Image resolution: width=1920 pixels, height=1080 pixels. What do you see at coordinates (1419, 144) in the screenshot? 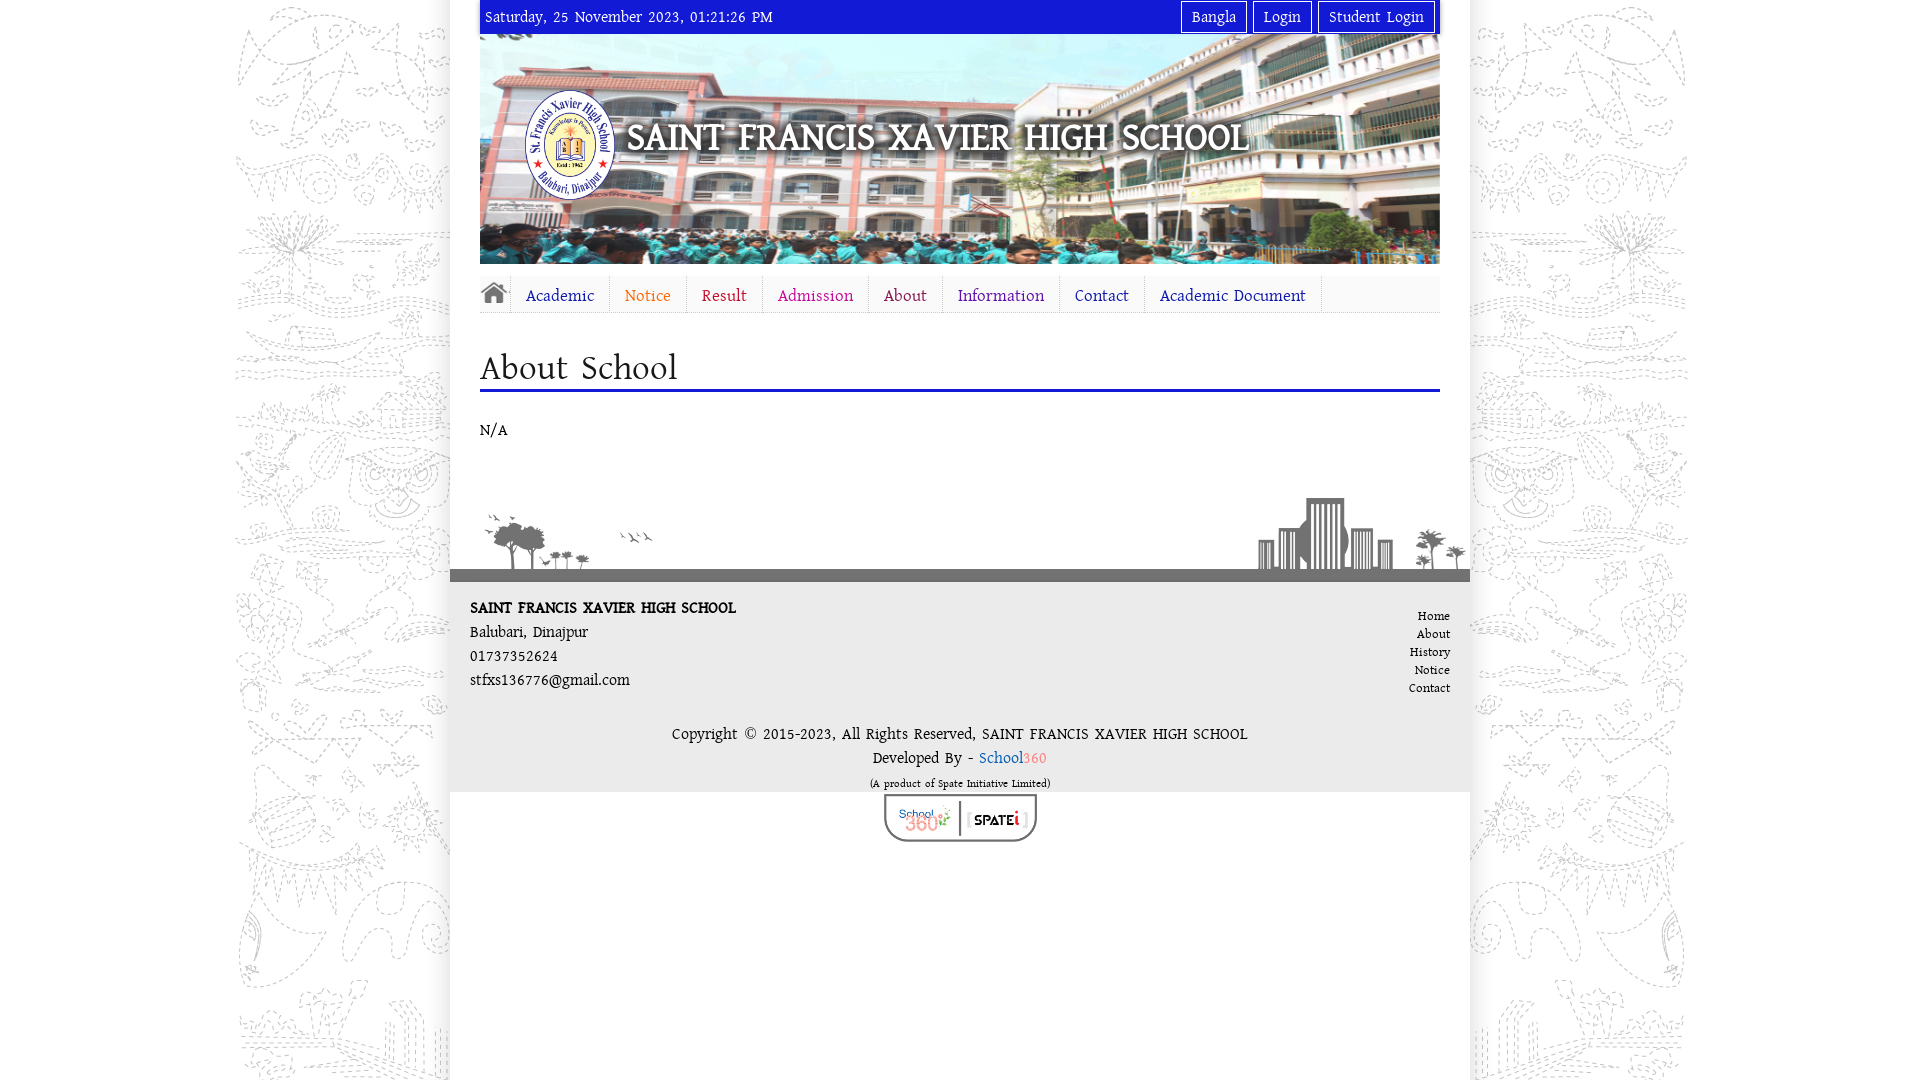
I see `'Next'` at bounding box center [1419, 144].